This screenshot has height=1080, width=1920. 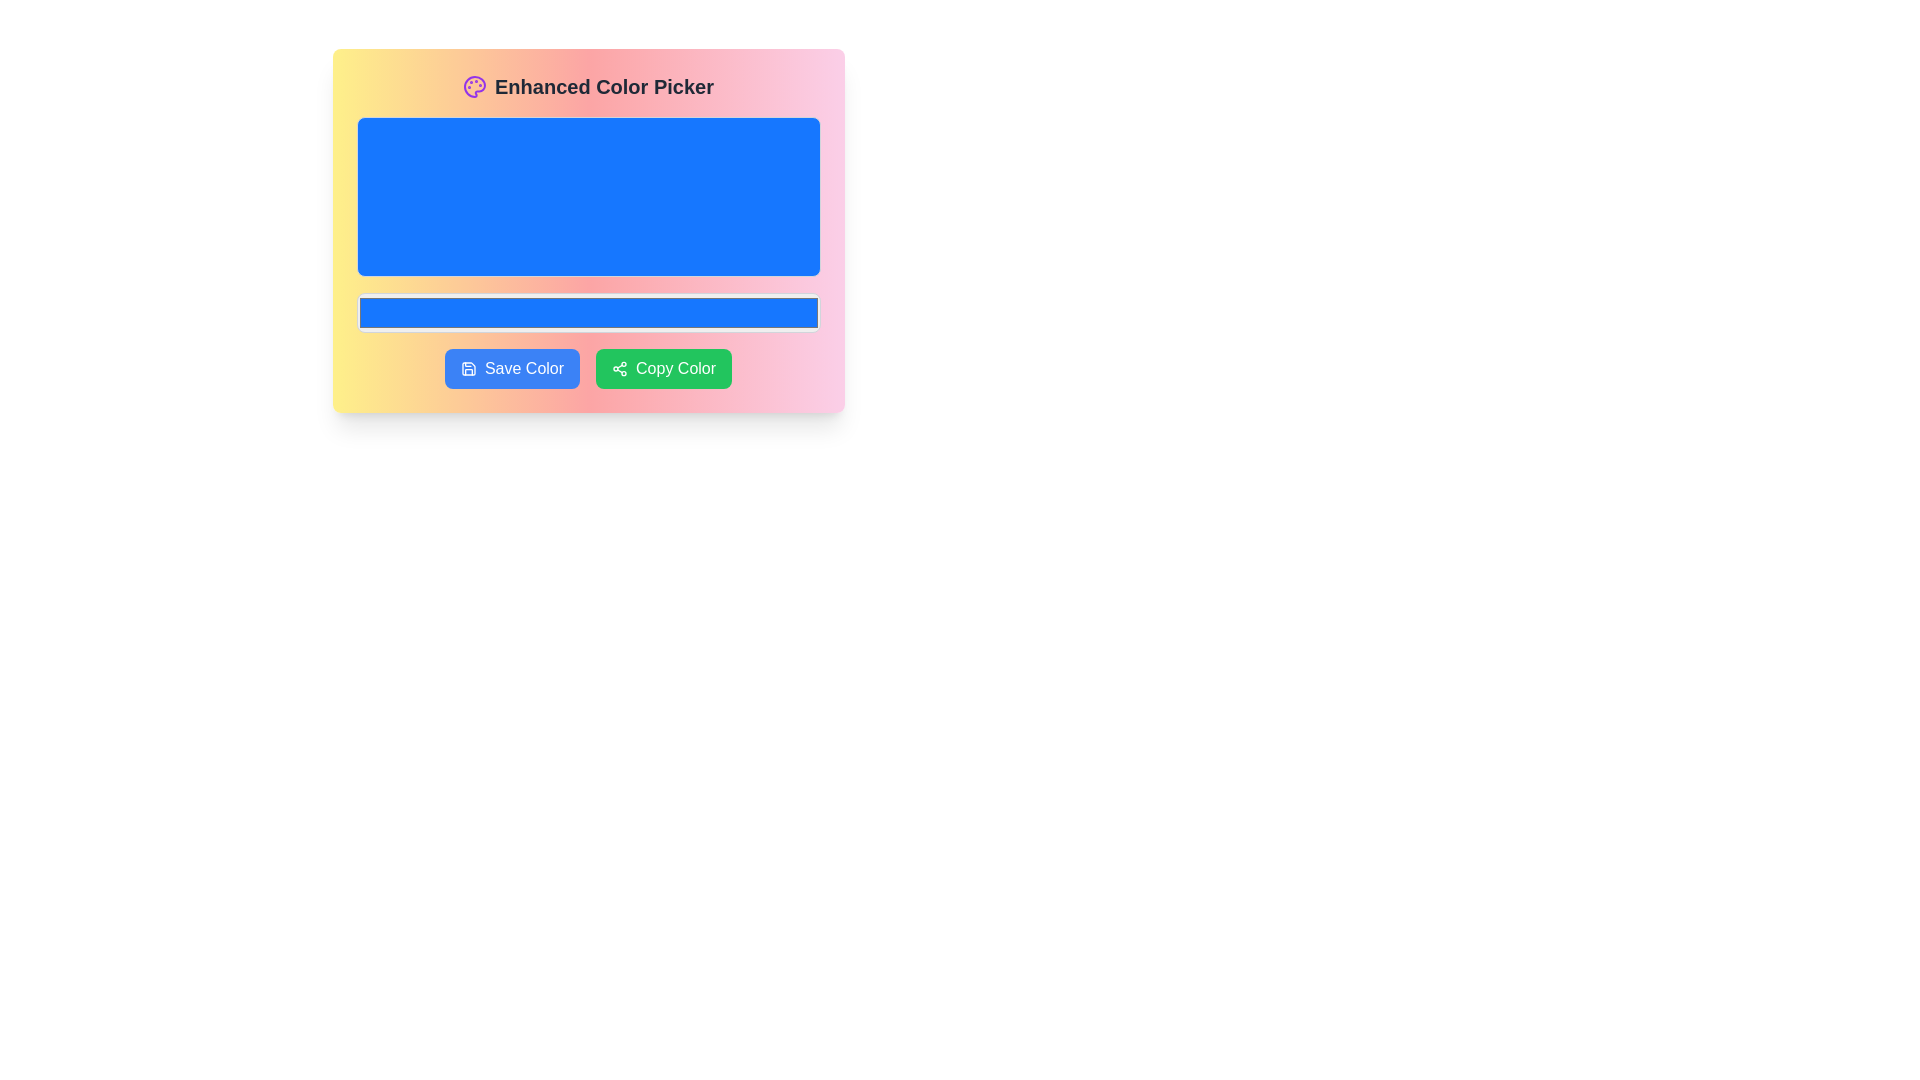 I want to click on the rounded rectangular green button labeled 'Copy Color' located in the bottom-right of the color picker interface for interaction feedback, so click(x=664, y=369).